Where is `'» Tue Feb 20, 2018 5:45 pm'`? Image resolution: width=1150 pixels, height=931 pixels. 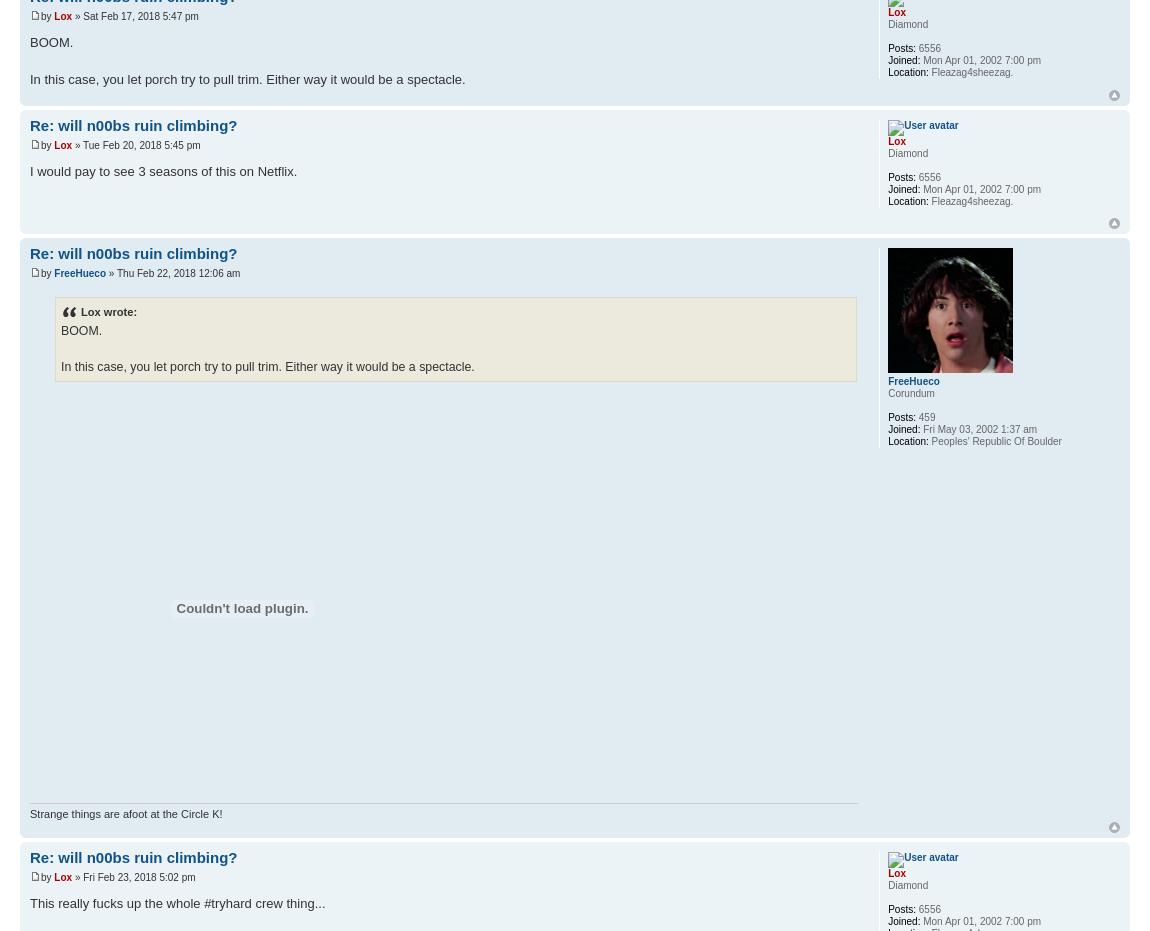
'» Tue Feb 20, 2018 5:45 pm' is located at coordinates (135, 144).